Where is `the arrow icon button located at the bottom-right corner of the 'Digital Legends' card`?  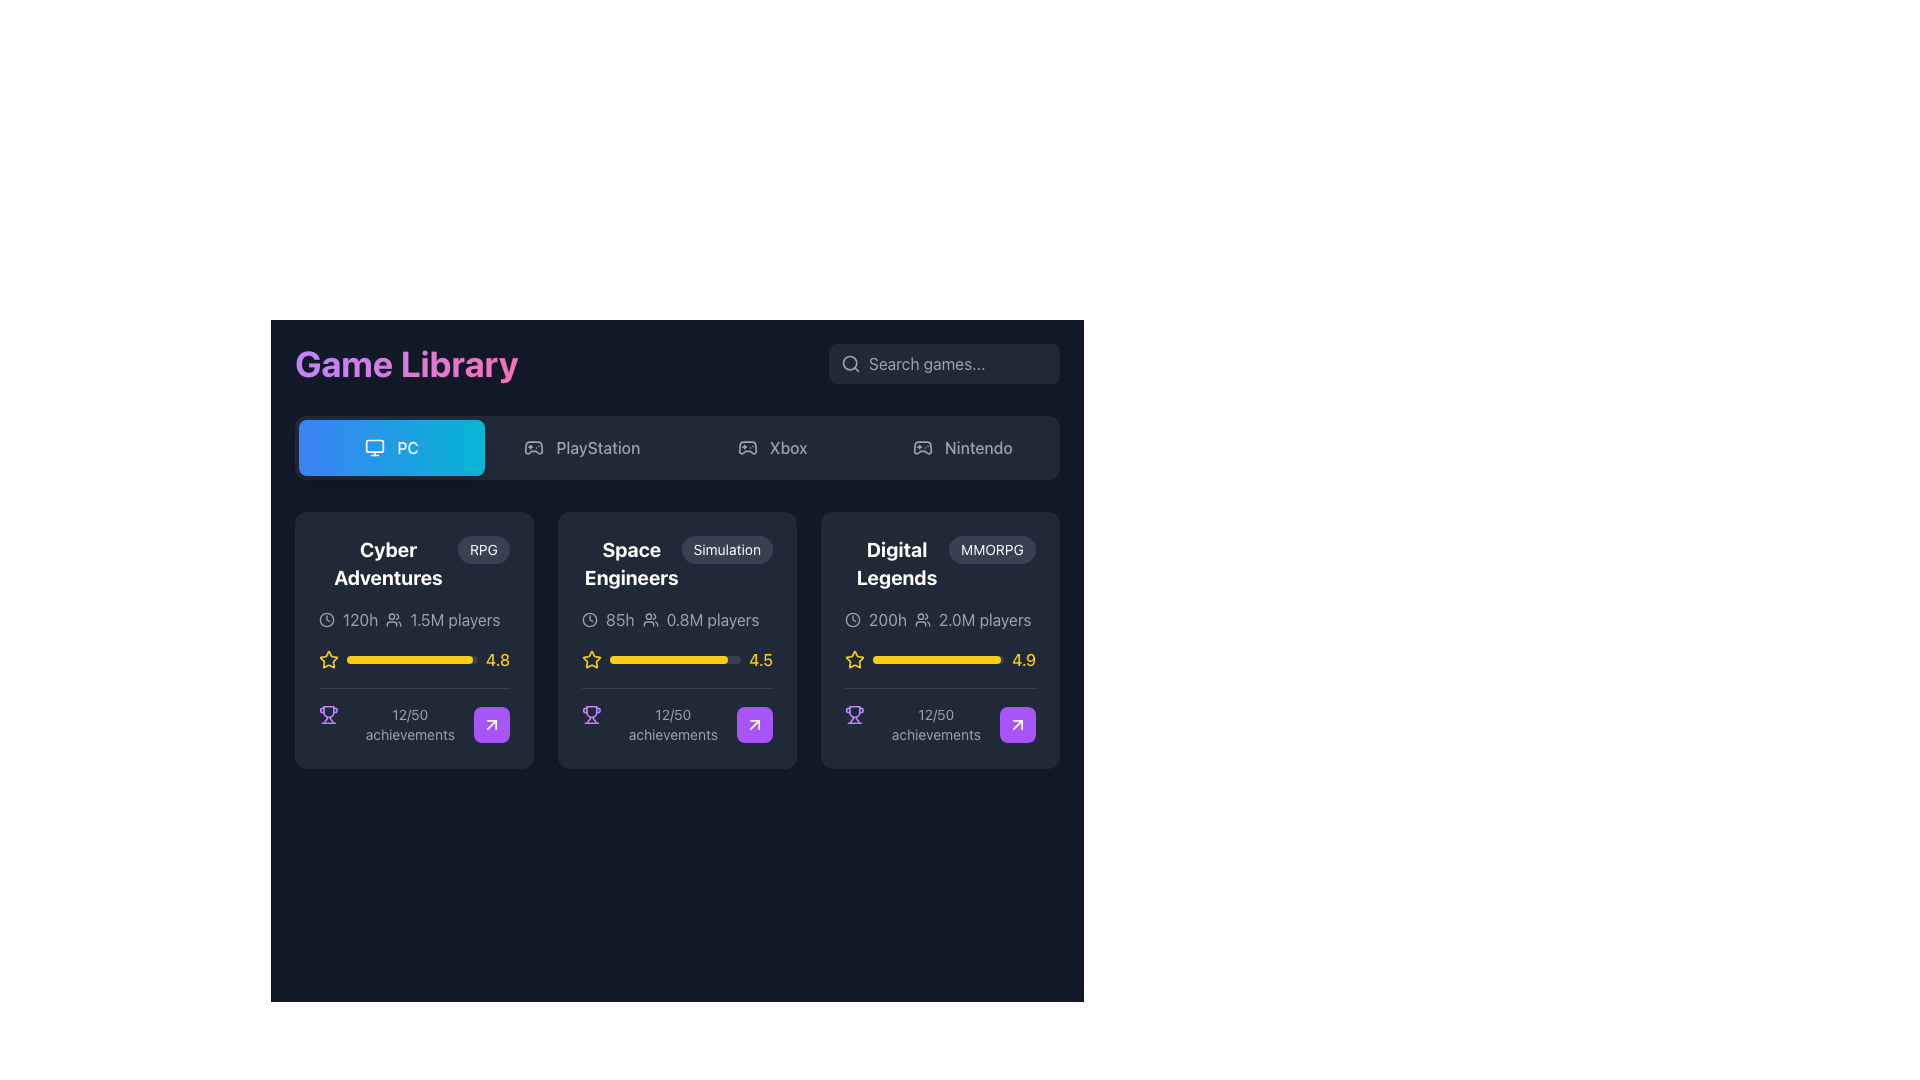 the arrow icon button located at the bottom-right corner of the 'Digital Legends' card is located at coordinates (753, 725).